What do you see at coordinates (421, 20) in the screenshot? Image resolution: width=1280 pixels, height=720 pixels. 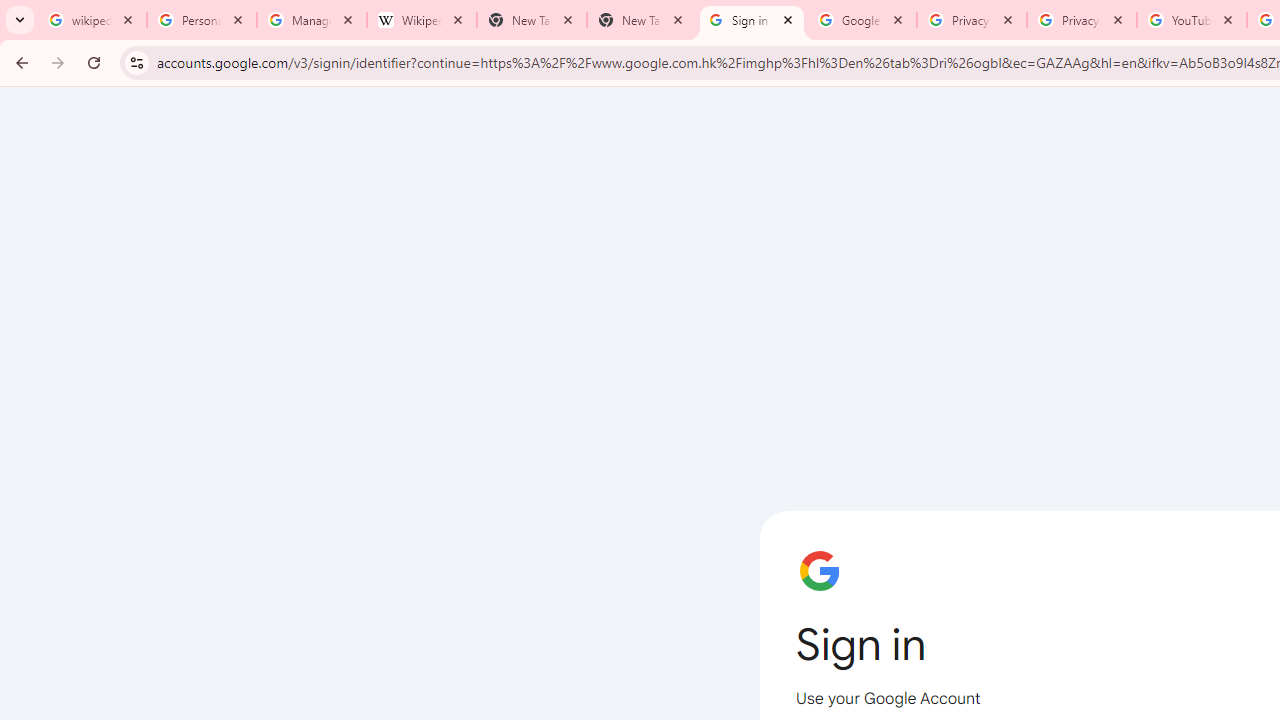 I see `'Wikipedia:Edit requests - Wikipedia'` at bounding box center [421, 20].